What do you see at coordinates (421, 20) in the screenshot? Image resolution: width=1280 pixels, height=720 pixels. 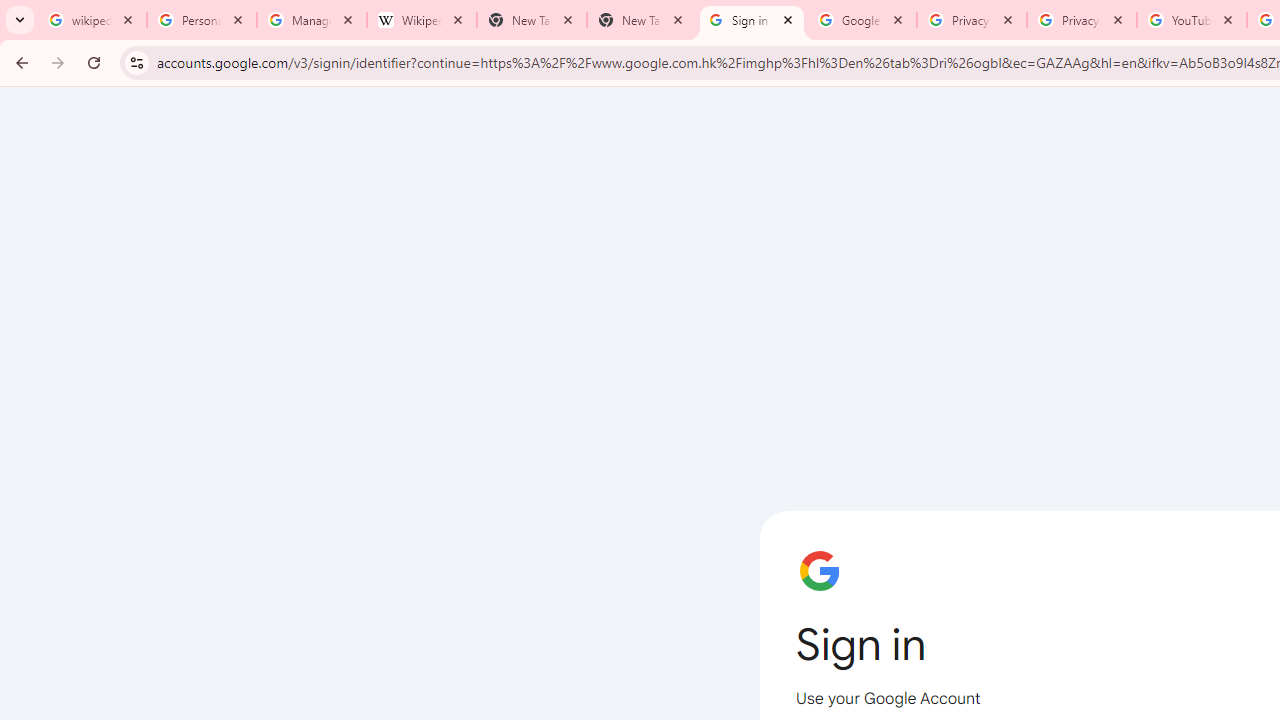 I see `'Wikipedia:Edit requests - Wikipedia'` at bounding box center [421, 20].